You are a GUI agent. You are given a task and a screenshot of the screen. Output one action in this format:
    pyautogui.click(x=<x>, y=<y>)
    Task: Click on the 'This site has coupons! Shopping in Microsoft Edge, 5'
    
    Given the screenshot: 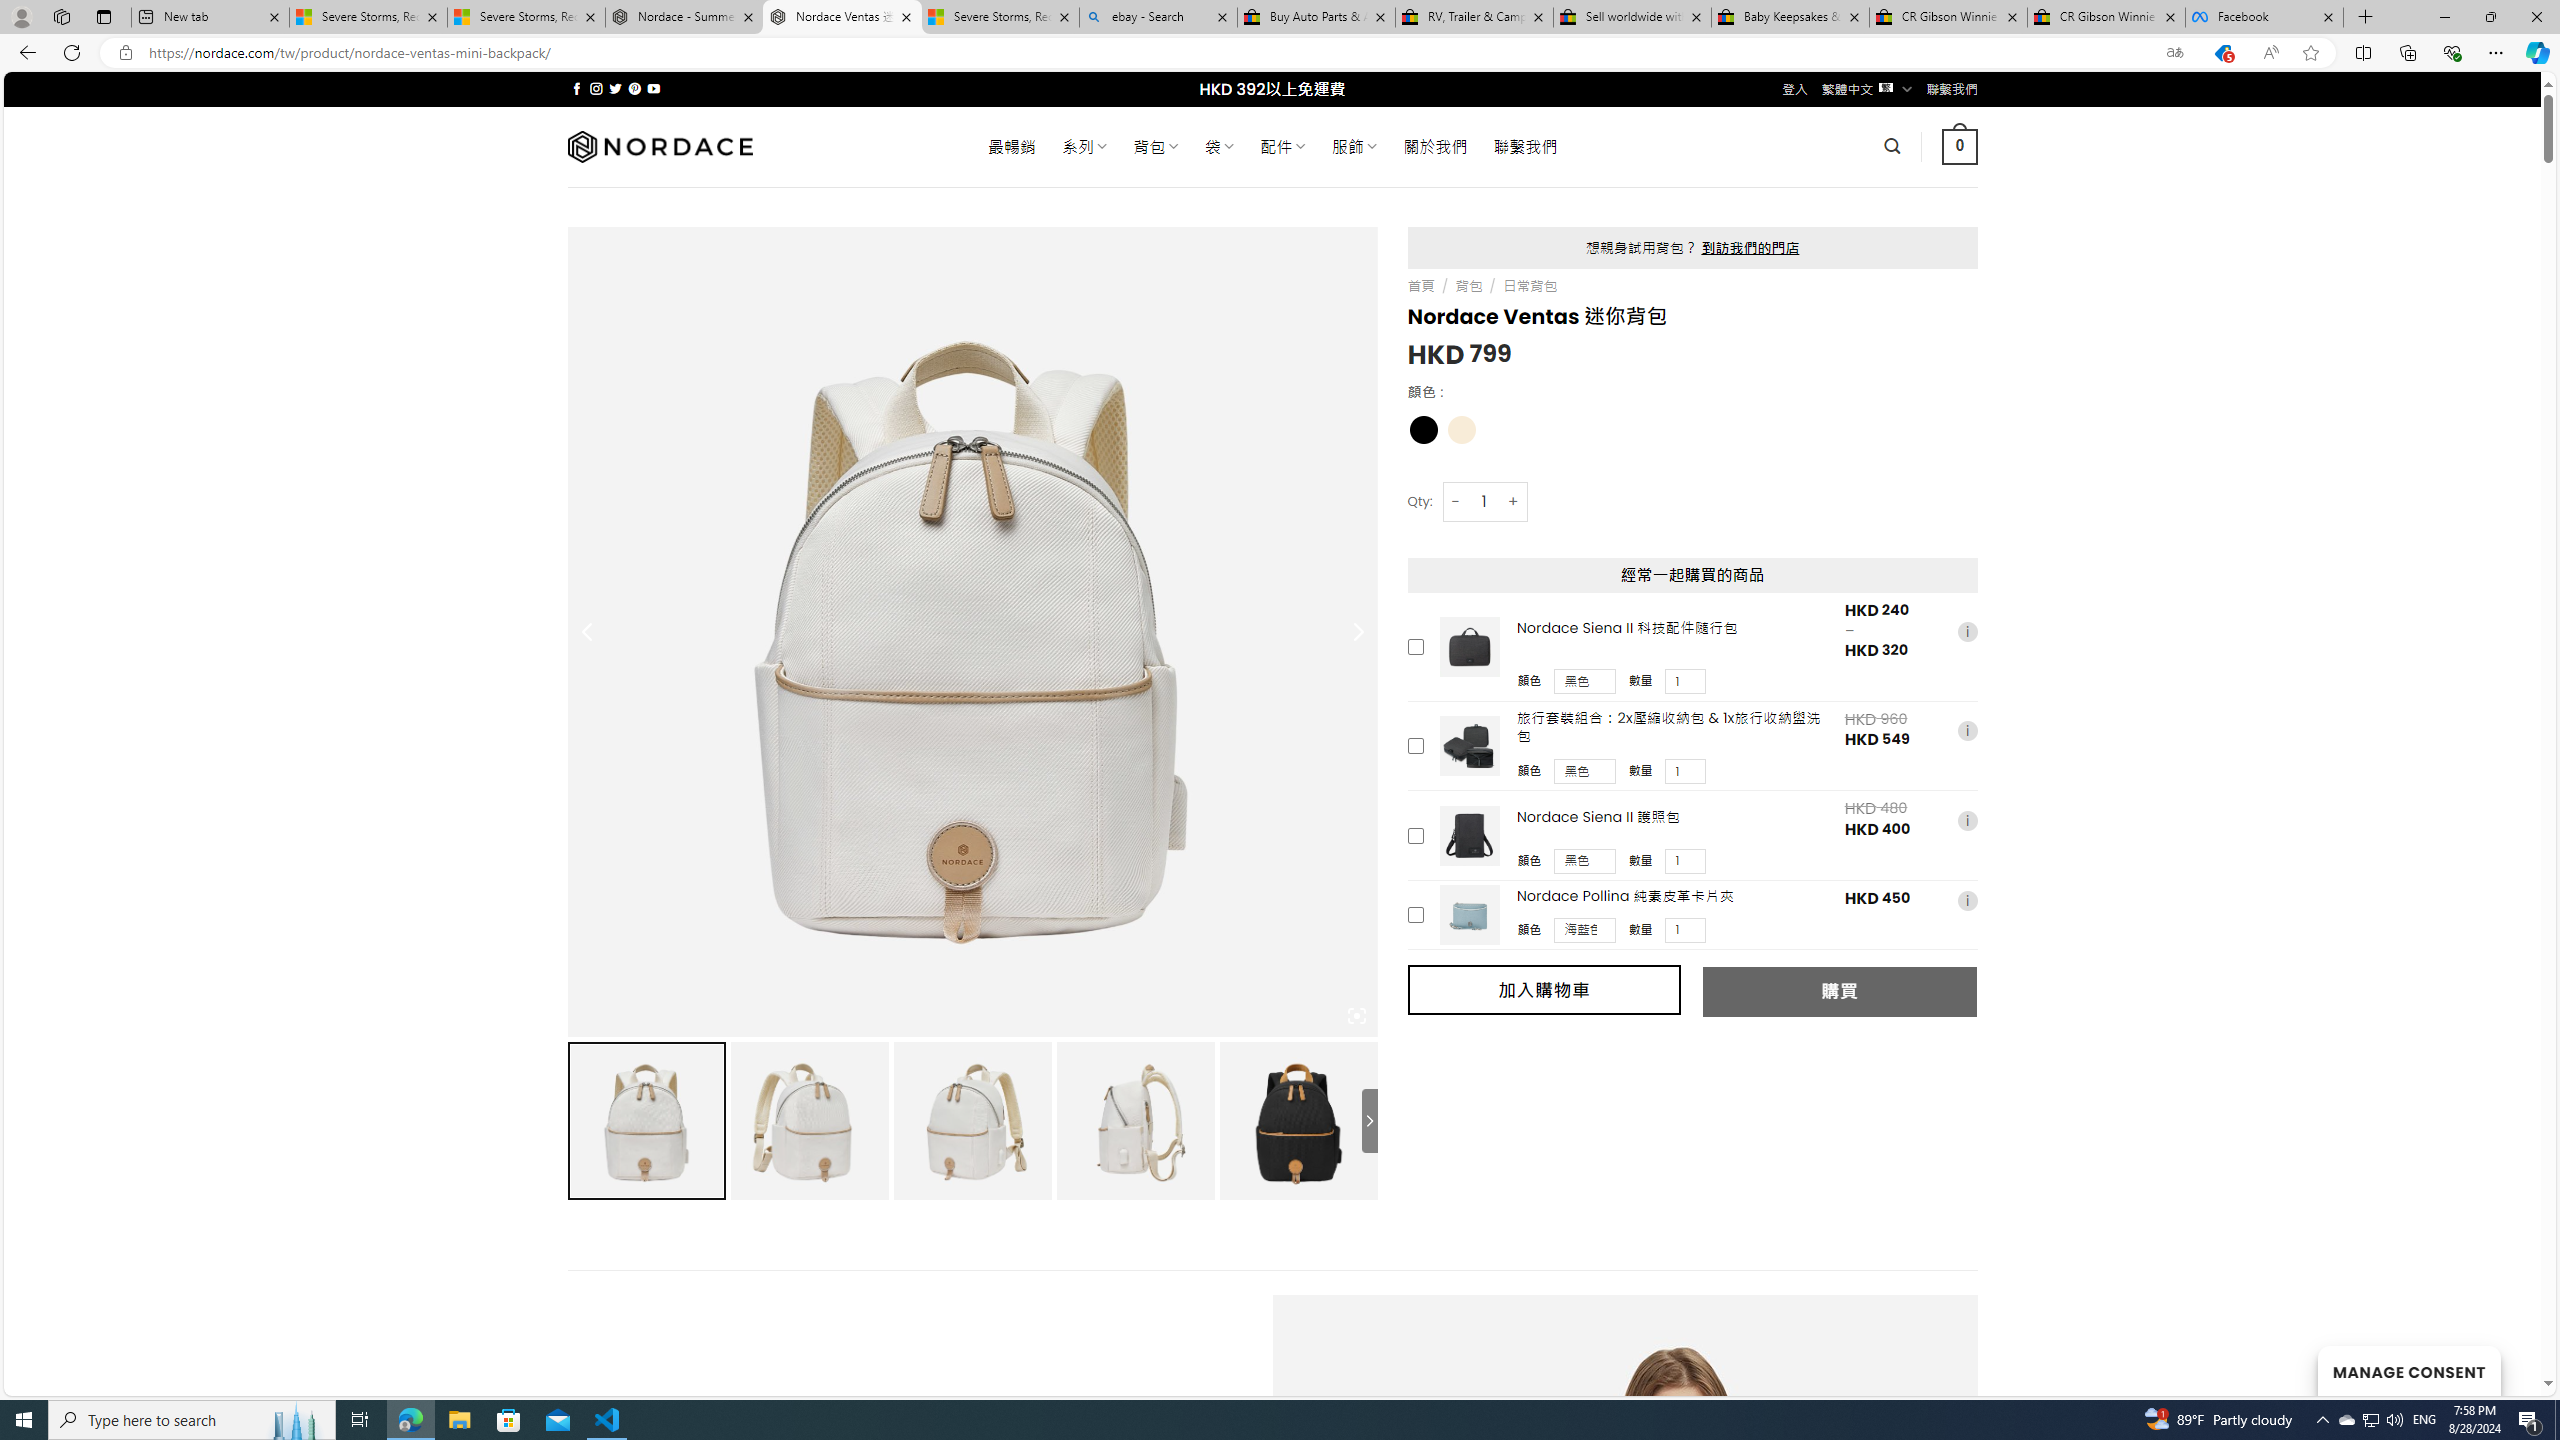 What is the action you would take?
    pyautogui.click(x=2221, y=53)
    